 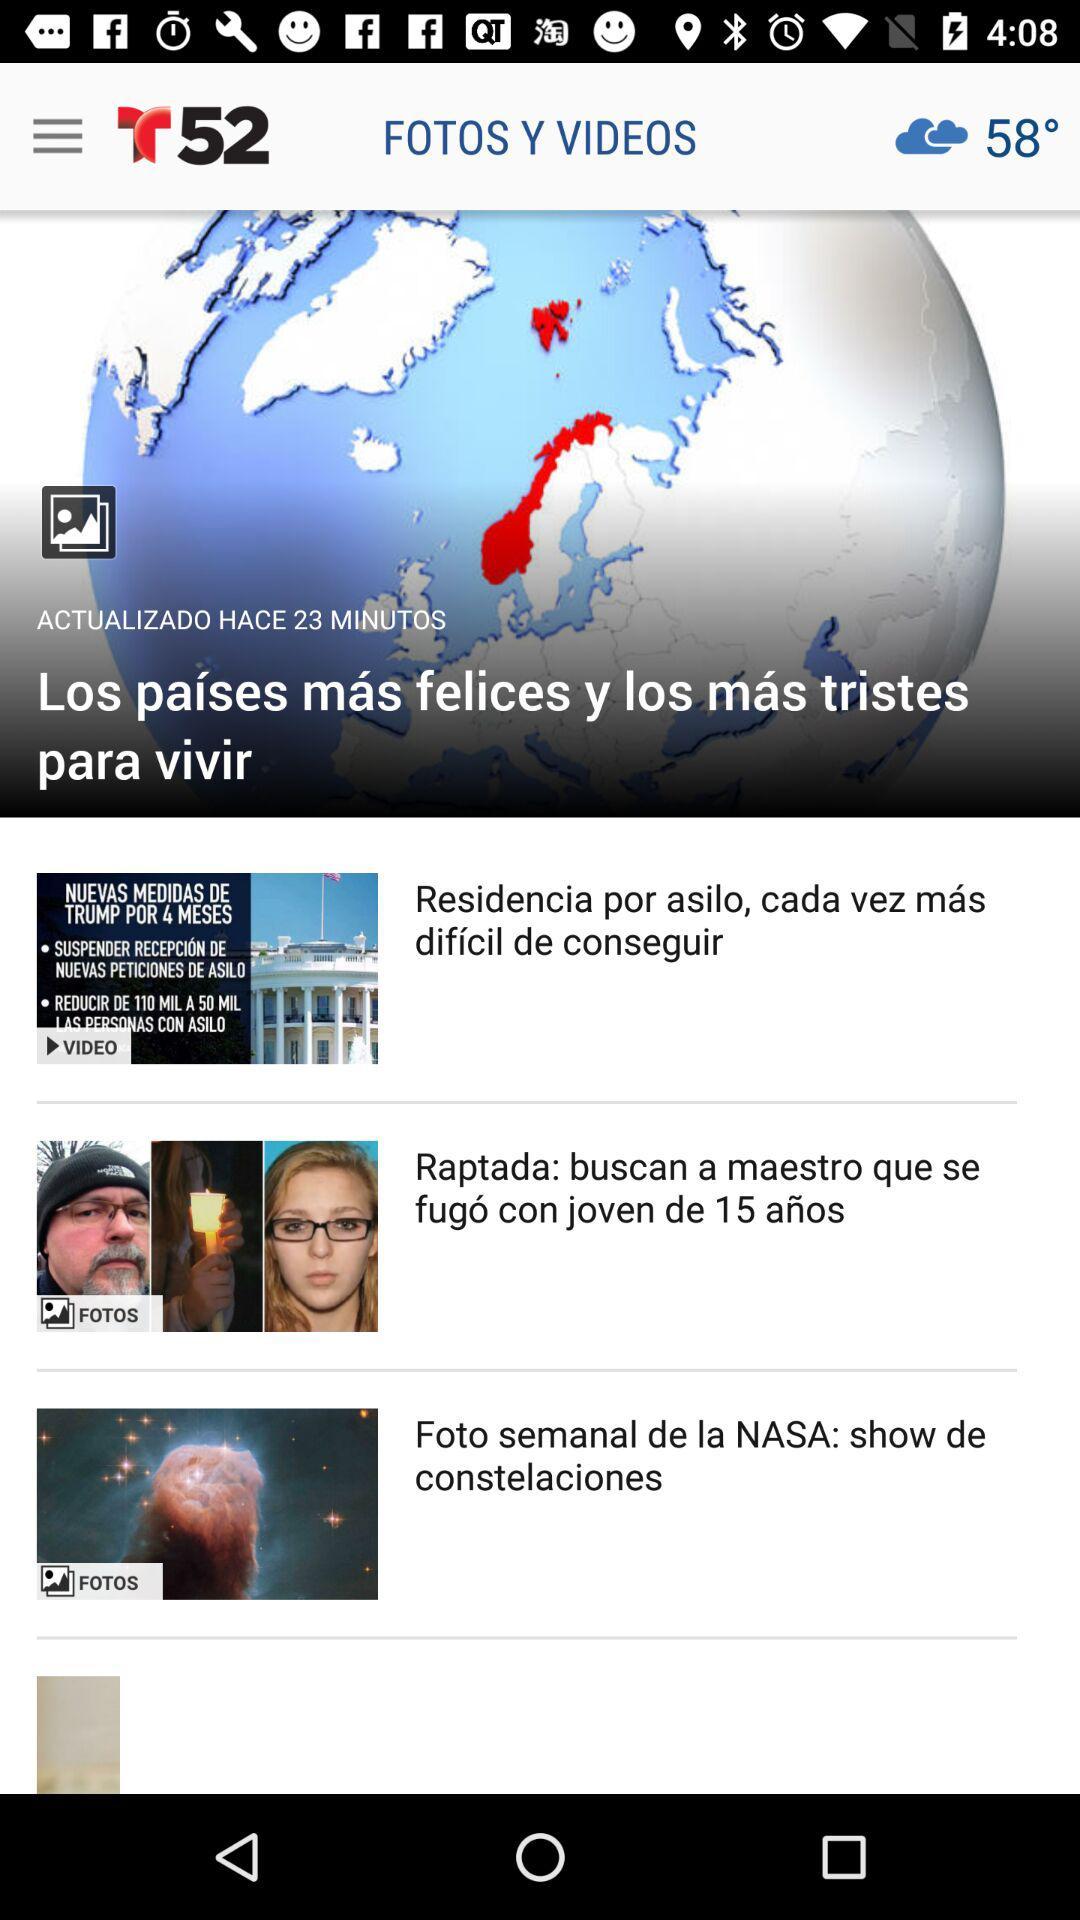 What do you see at coordinates (540, 513) in the screenshot?
I see `open gallery` at bounding box center [540, 513].